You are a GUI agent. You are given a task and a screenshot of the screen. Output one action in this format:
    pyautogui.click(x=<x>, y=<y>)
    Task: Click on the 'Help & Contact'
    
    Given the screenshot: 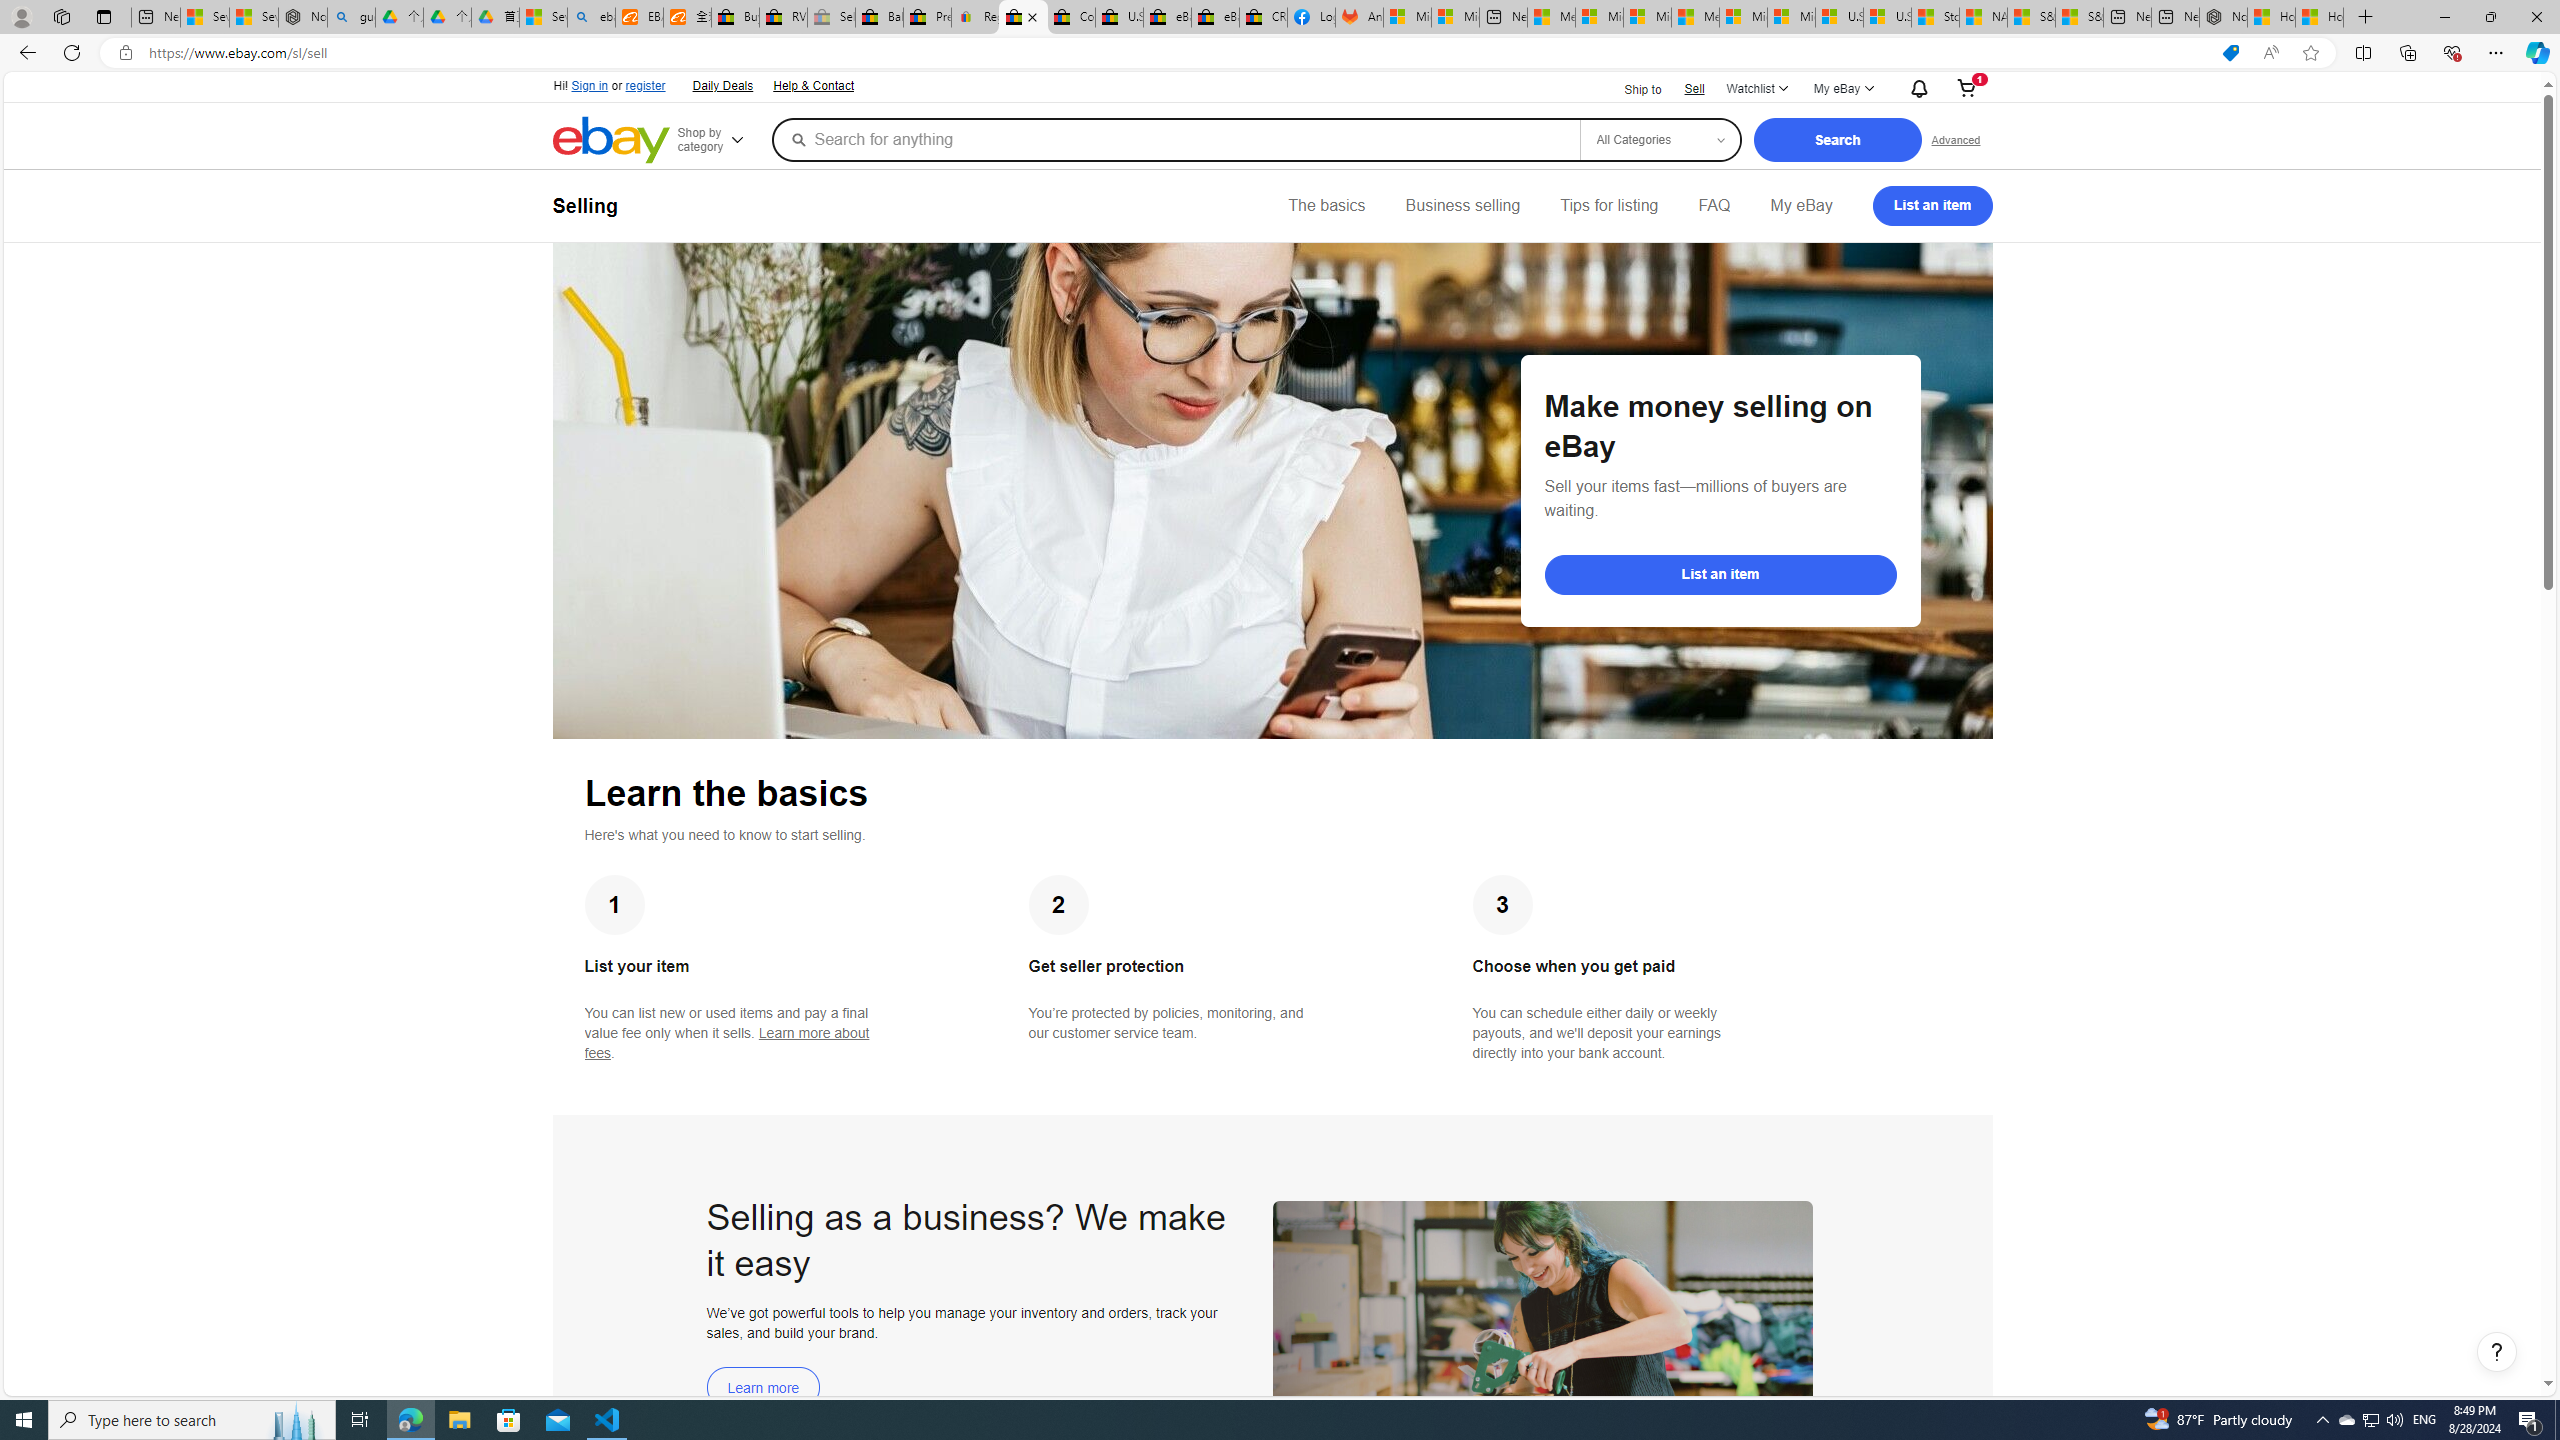 What is the action you would take?
    pyautogui.click(x=814, y=87)
    